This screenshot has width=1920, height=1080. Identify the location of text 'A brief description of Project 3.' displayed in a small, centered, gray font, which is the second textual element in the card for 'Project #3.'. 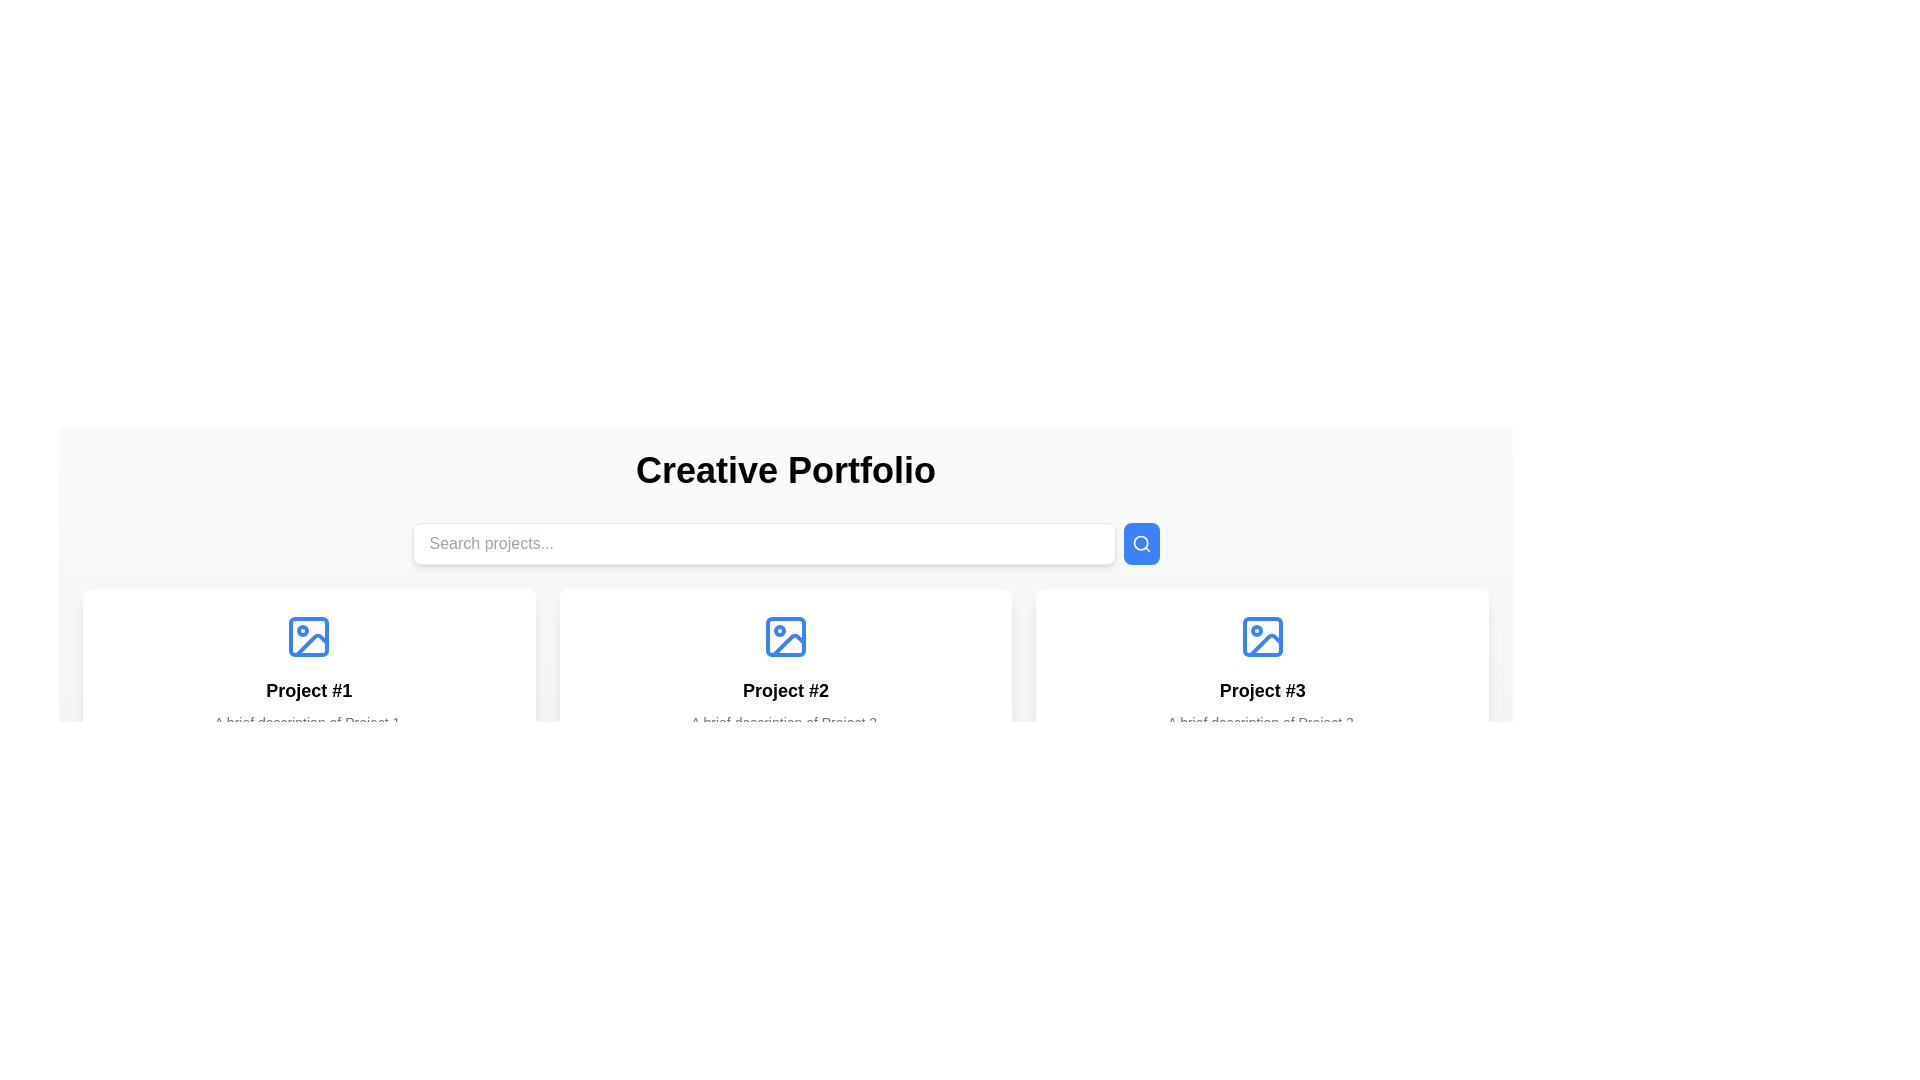
(1261, 722).